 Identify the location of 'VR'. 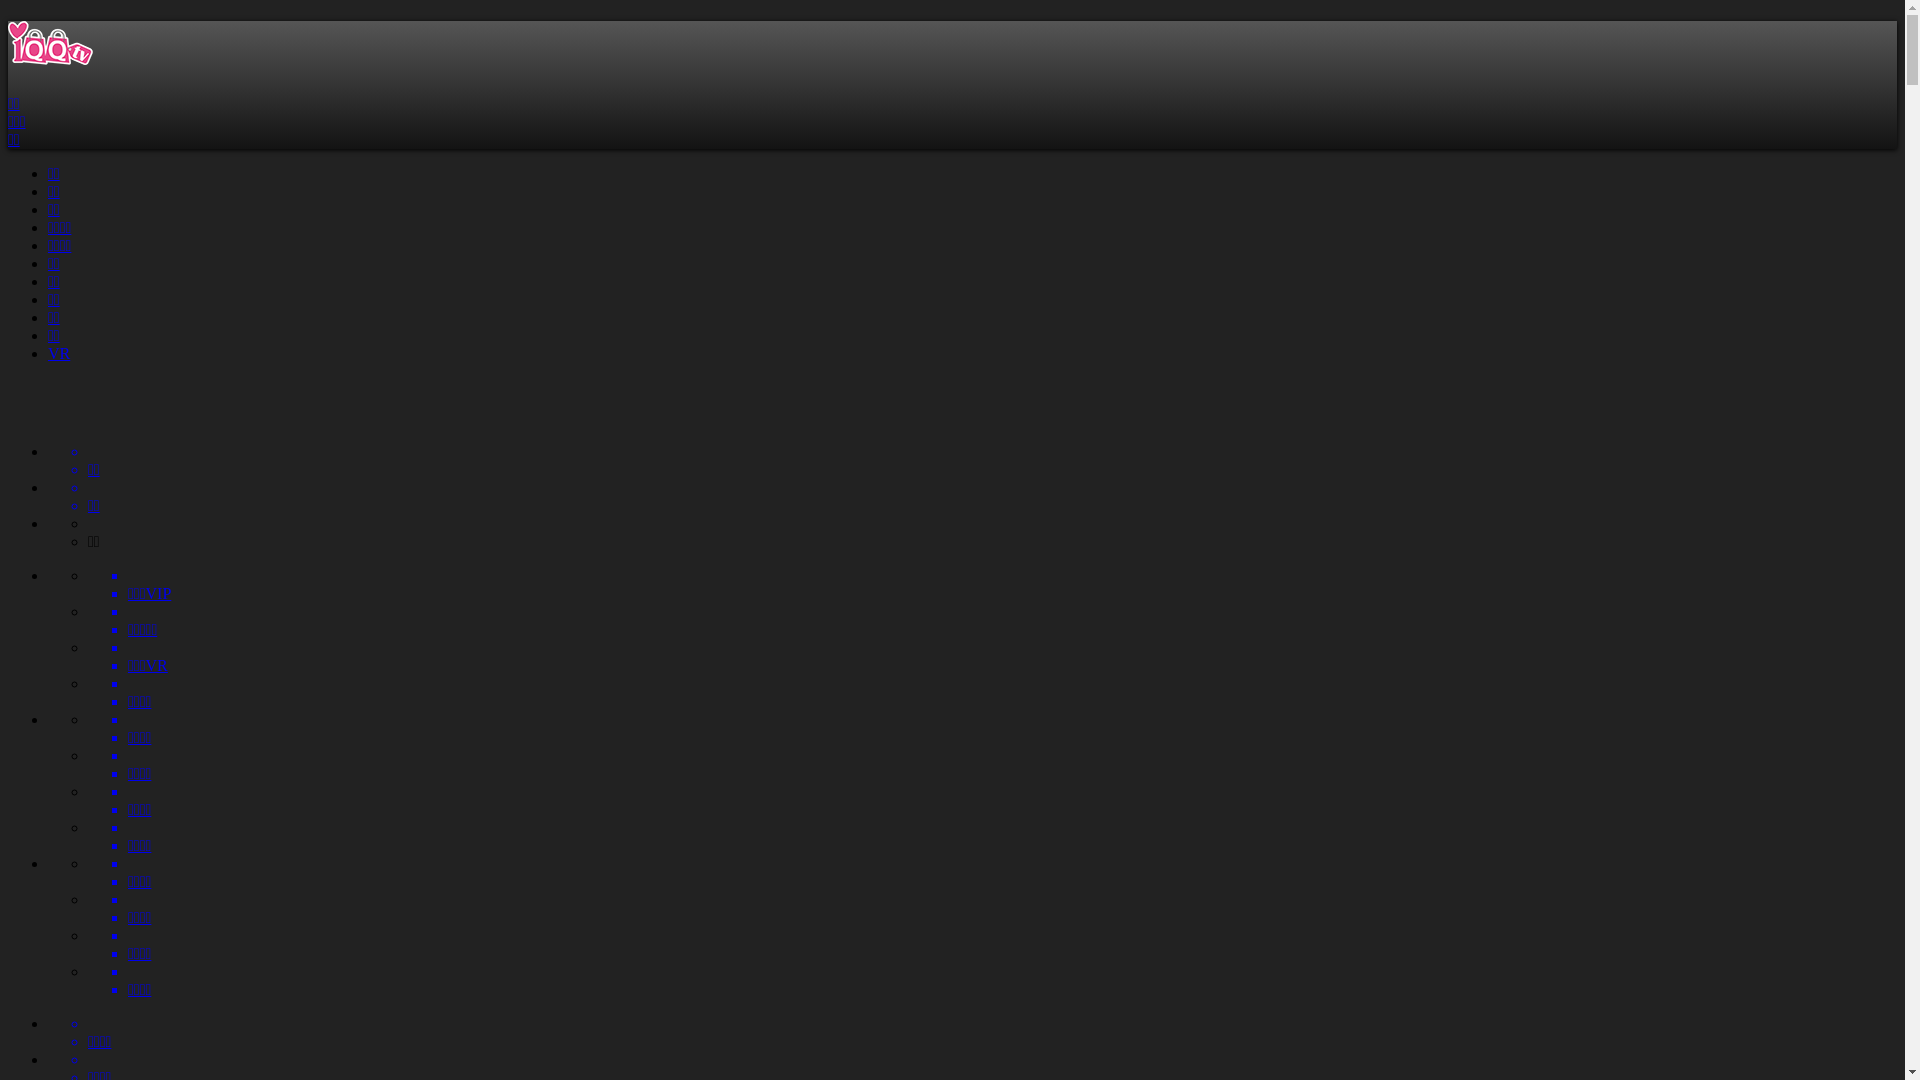
(58, 352).